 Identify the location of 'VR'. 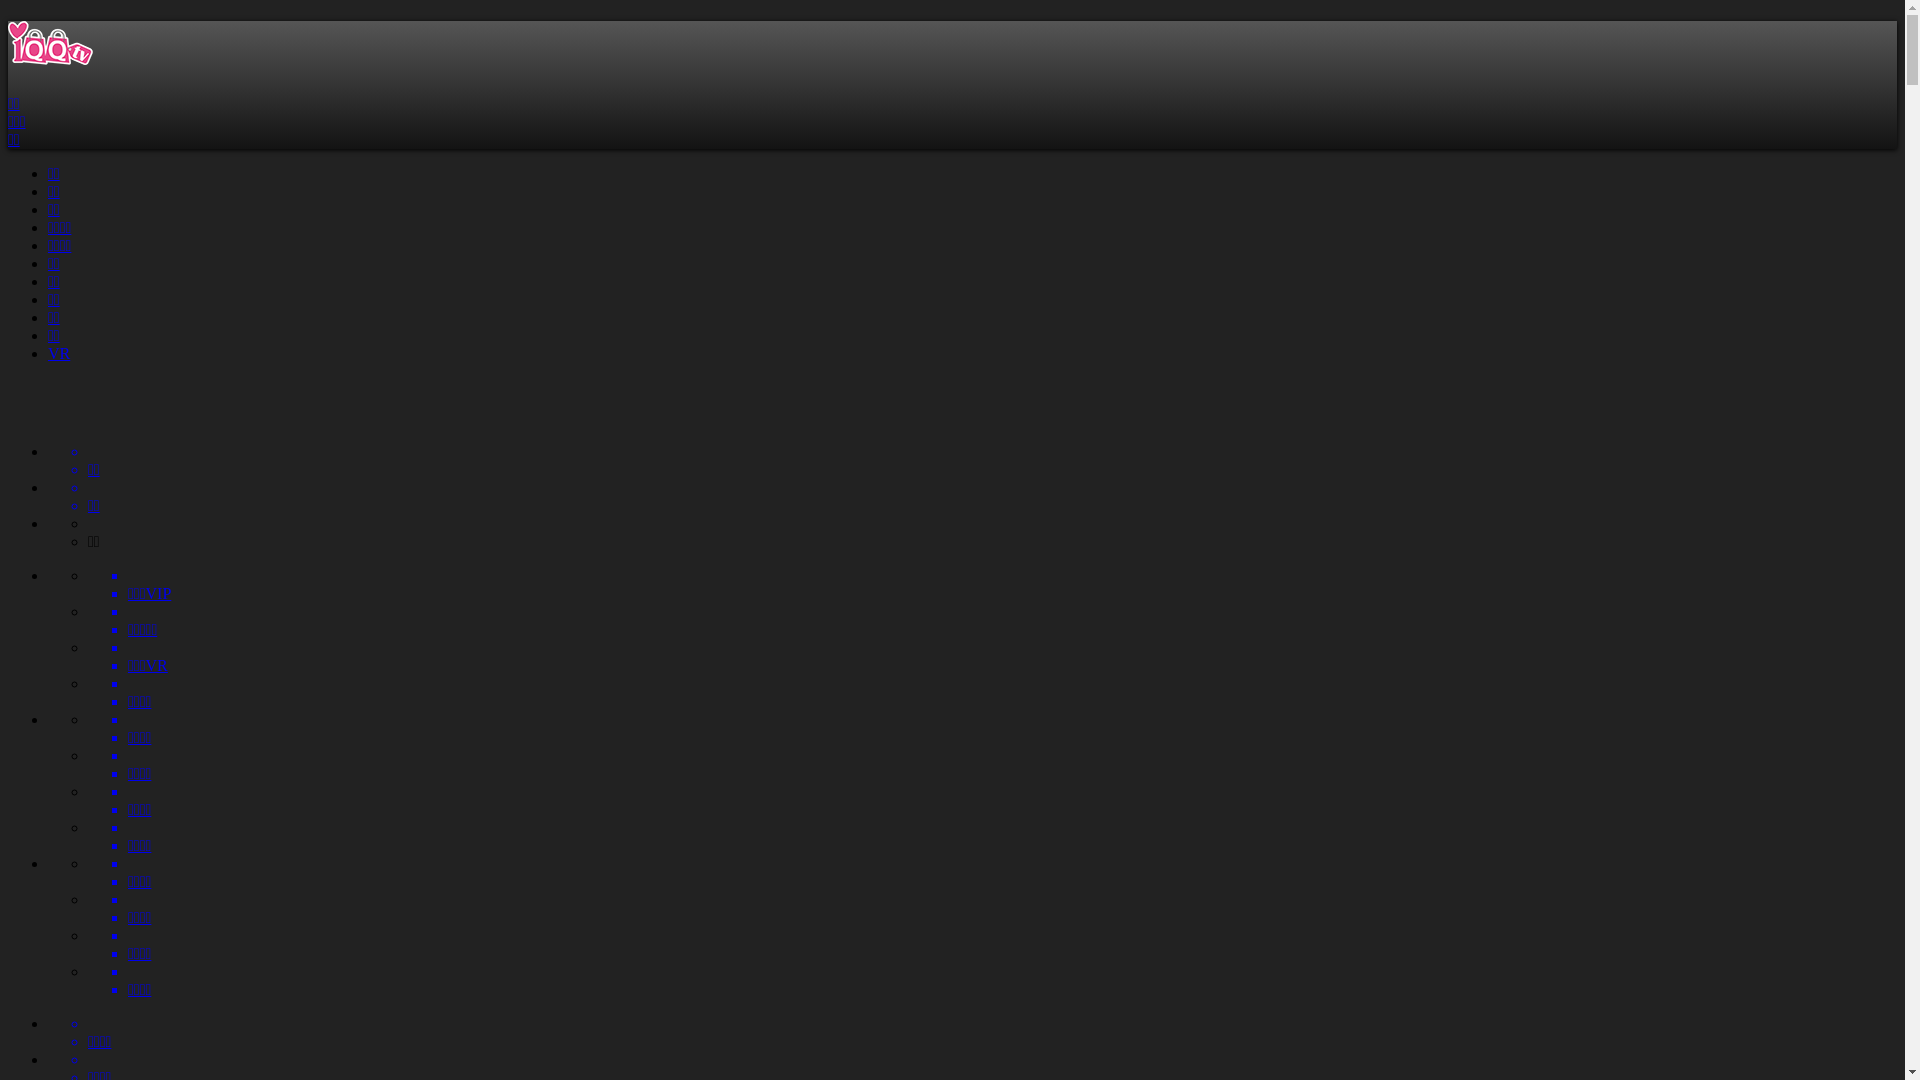
(58, 352).